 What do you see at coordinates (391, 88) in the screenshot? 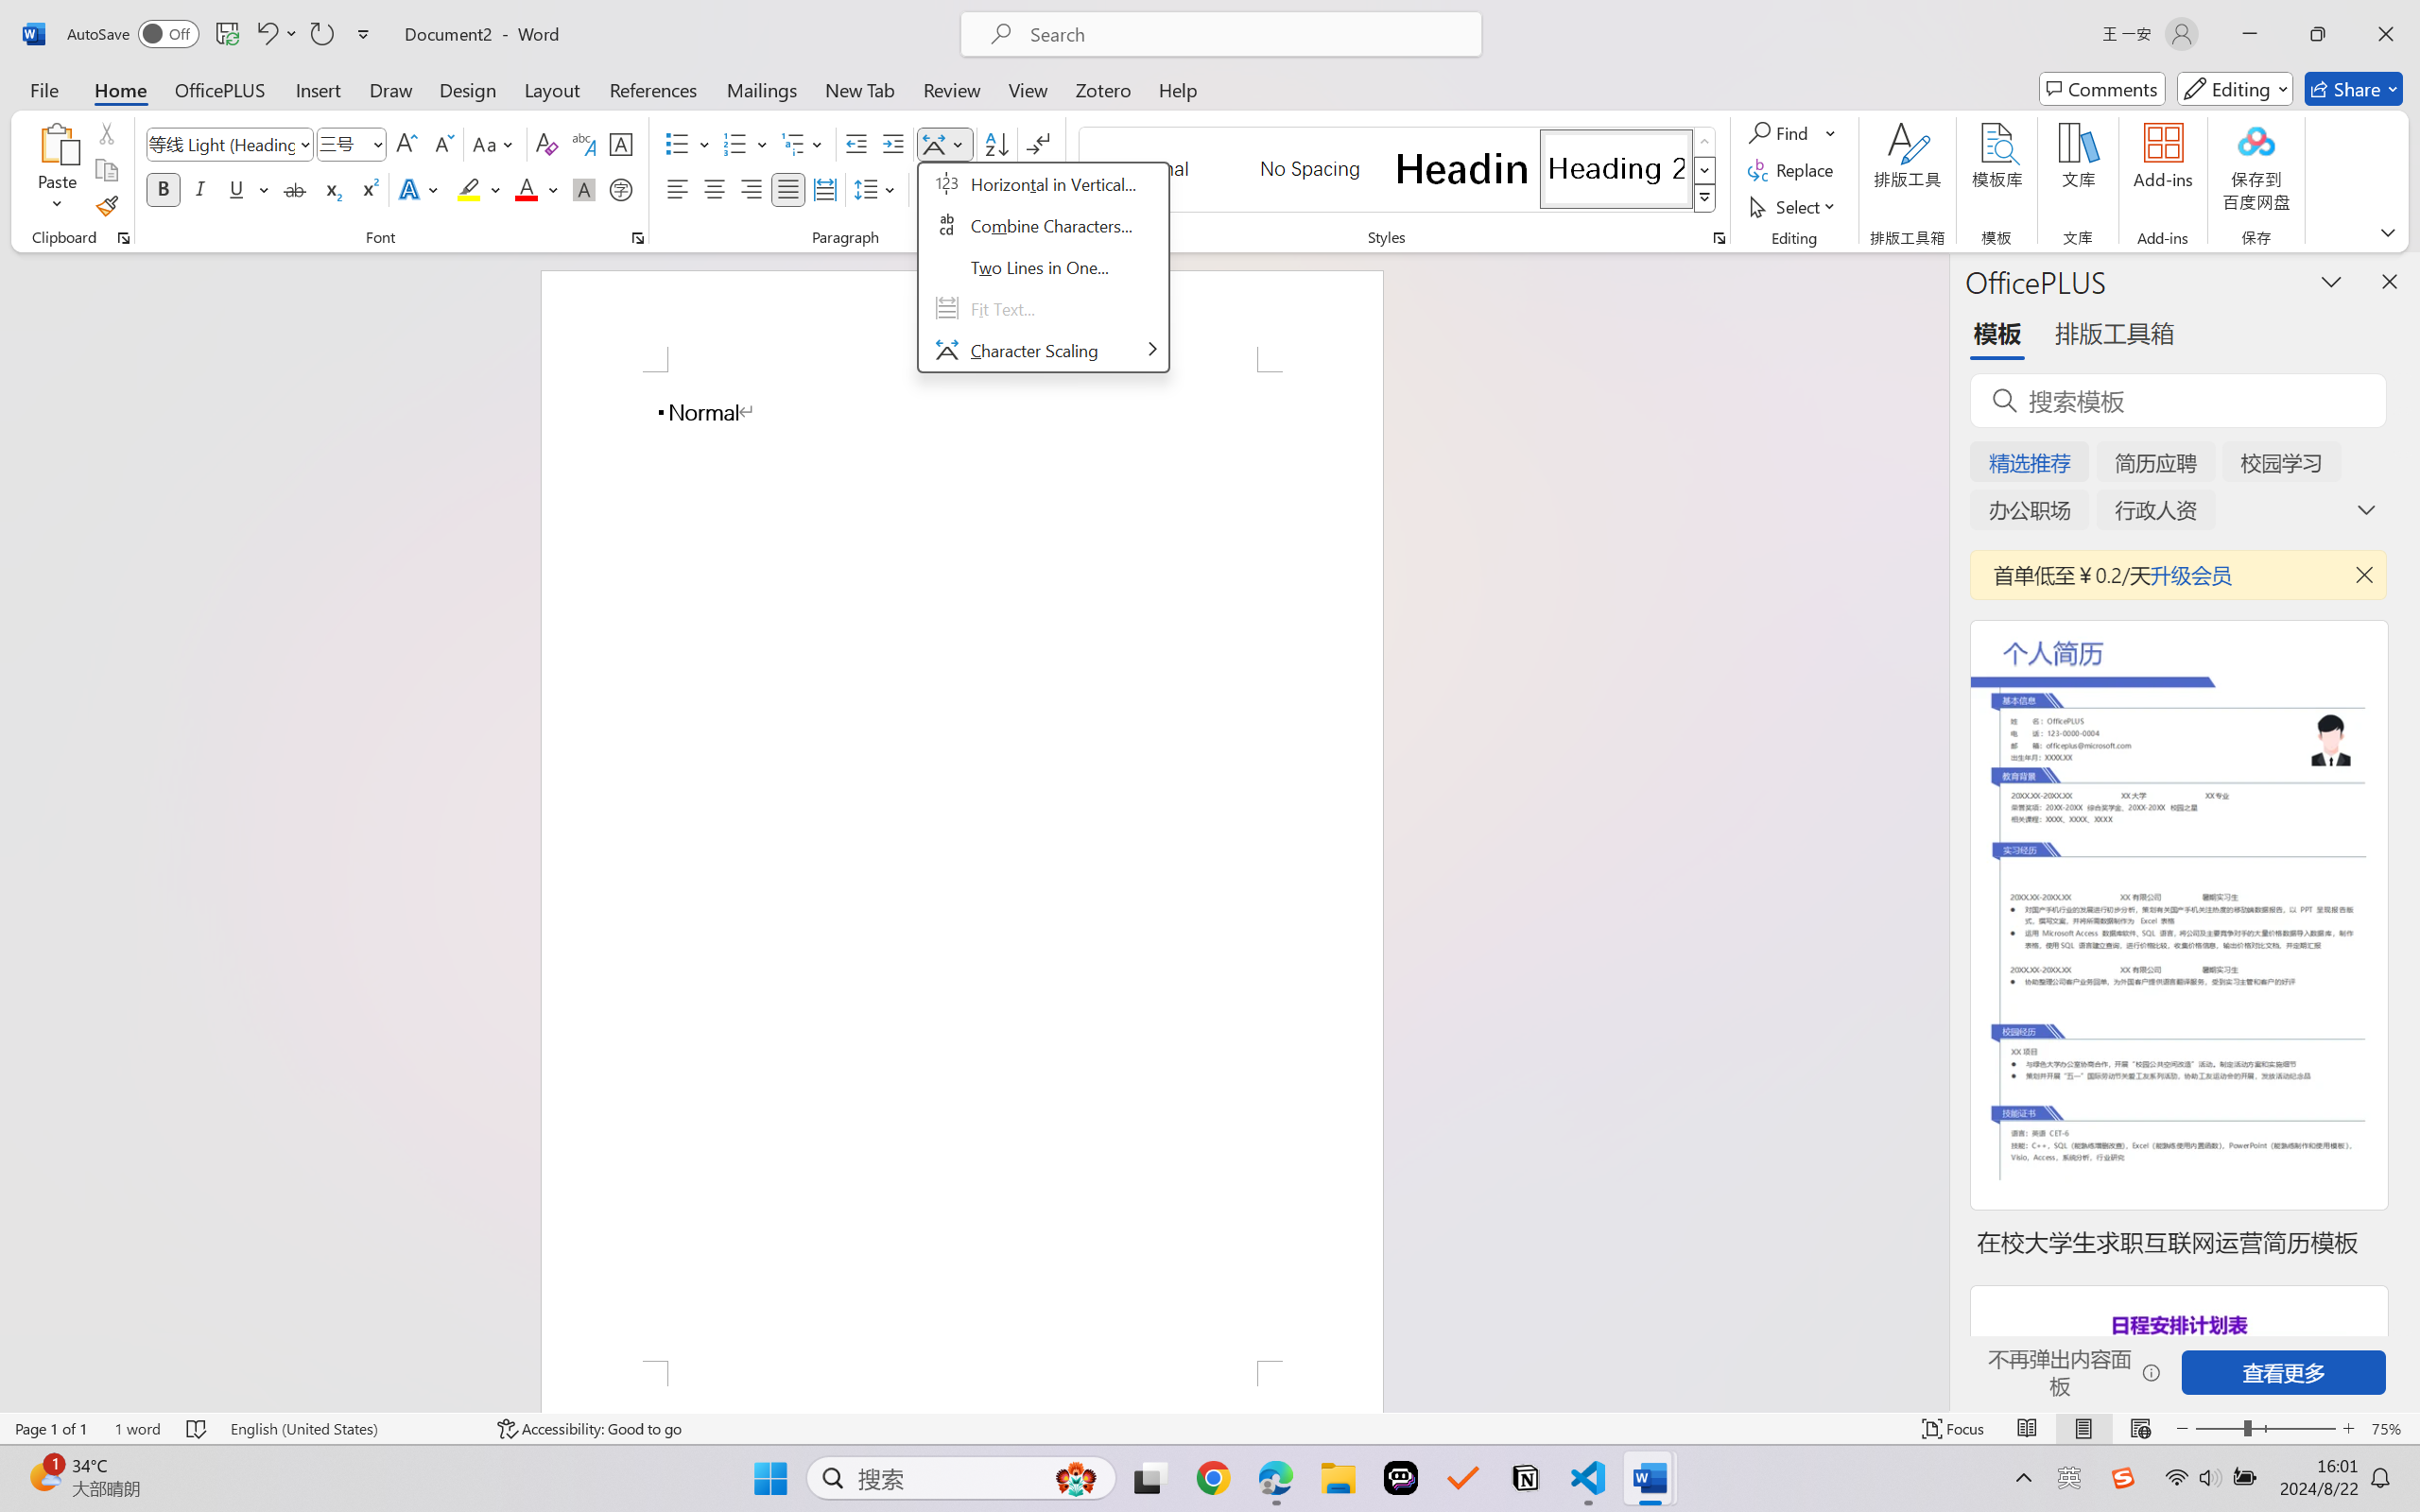
I see `'Draw'` at bounding box center [391, 88].